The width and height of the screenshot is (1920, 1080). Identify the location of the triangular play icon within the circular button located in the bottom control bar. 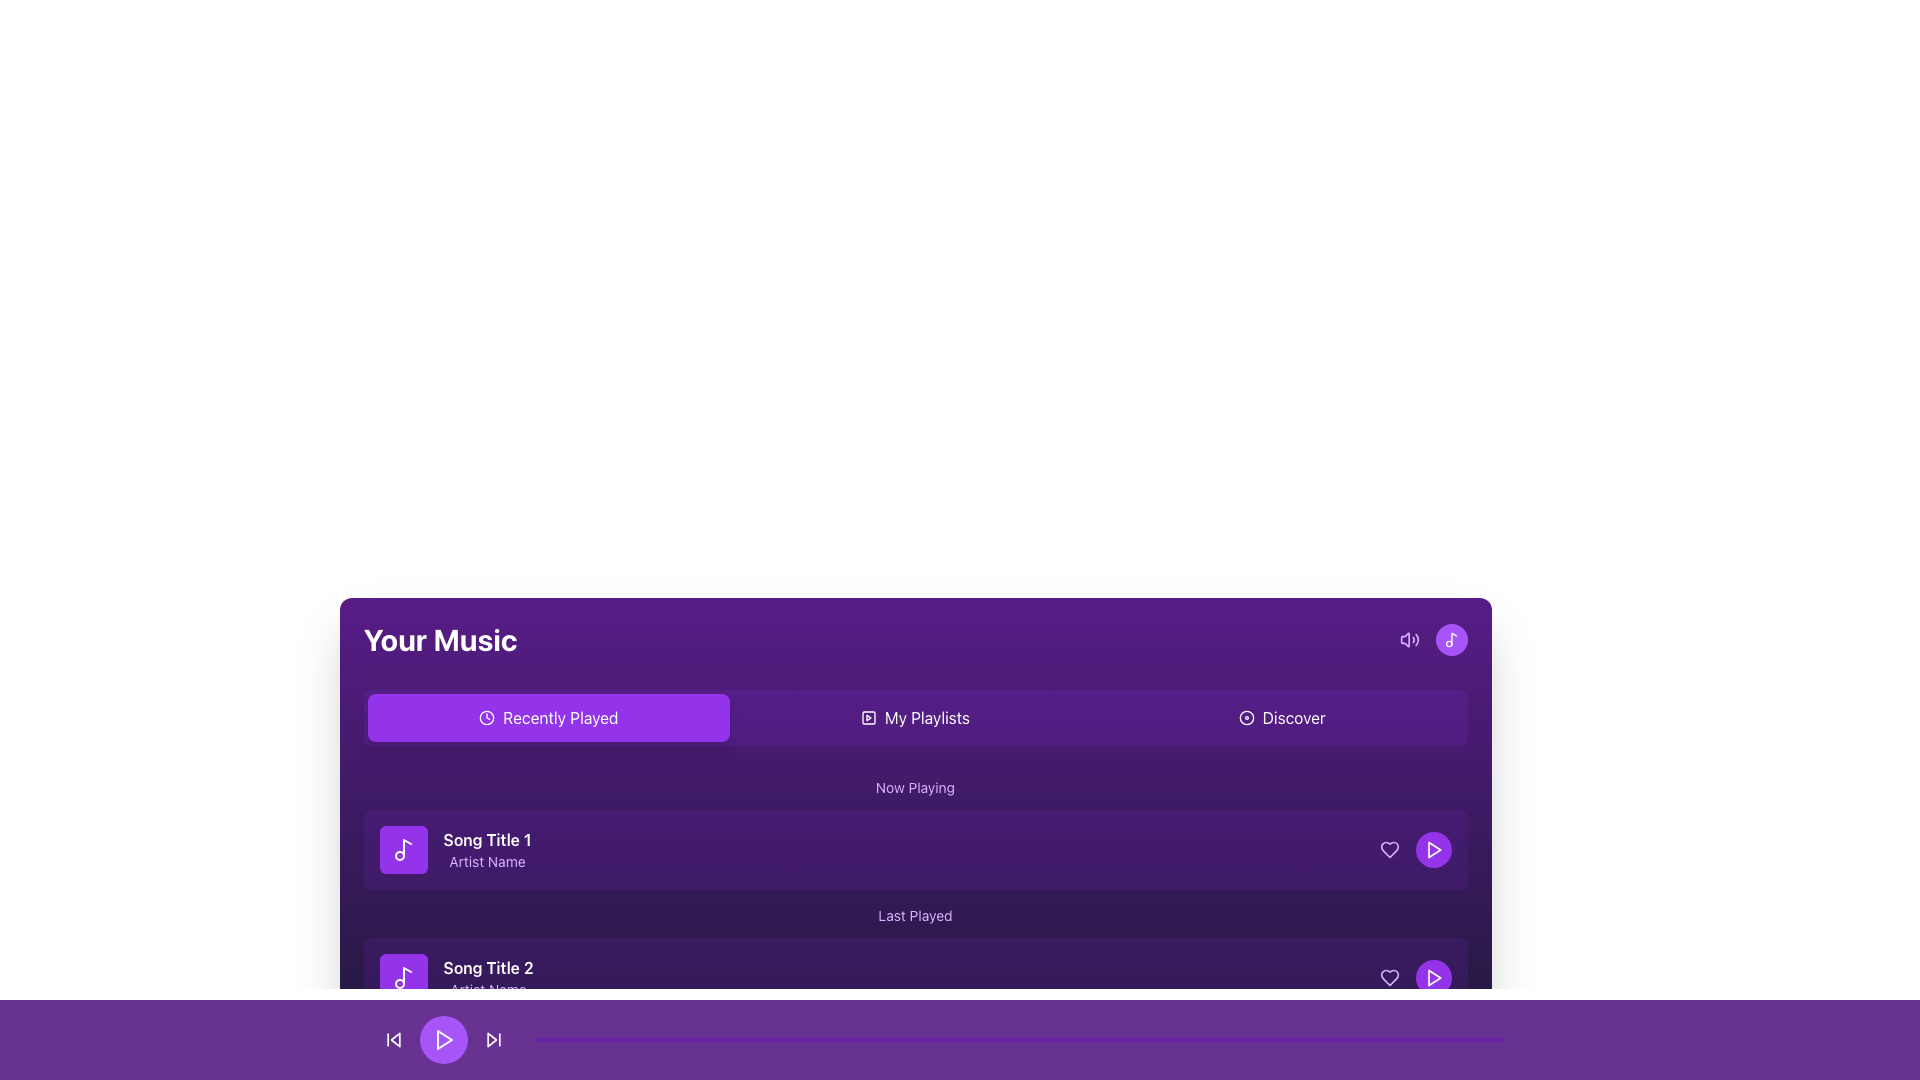
(443, 1039).